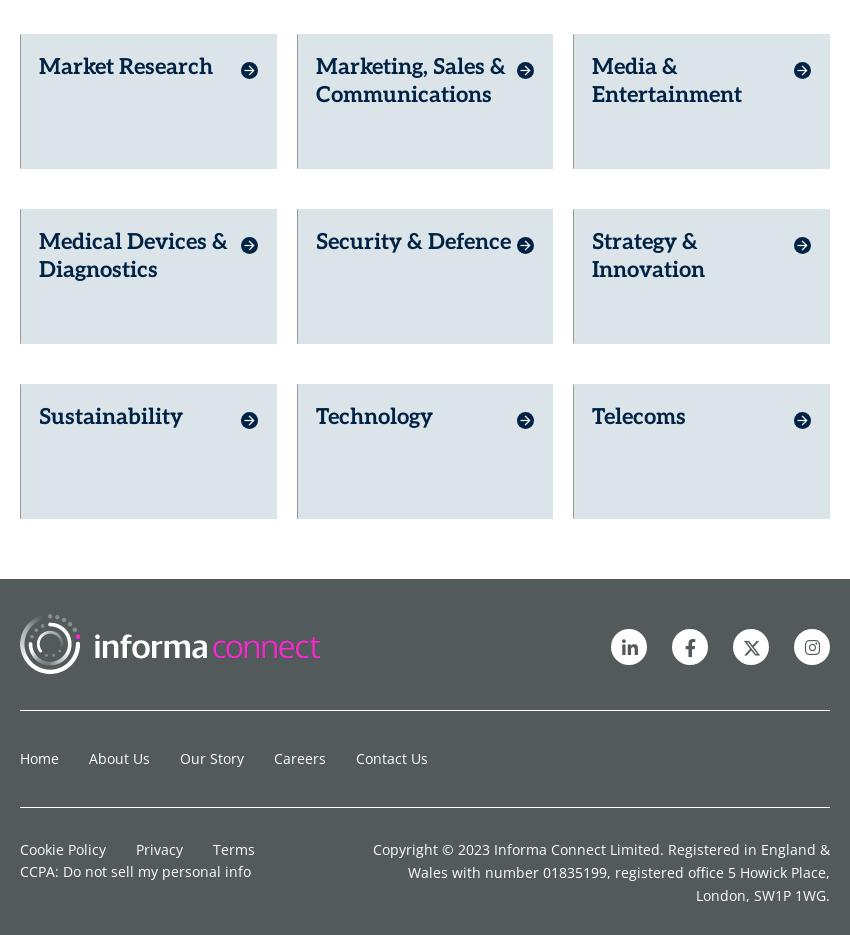 Image resolution: width=850 pixels, height=935 pixels. Describe the element at coordinates (210, 721) in the screenshot. I see `'Our Story'` at that location.